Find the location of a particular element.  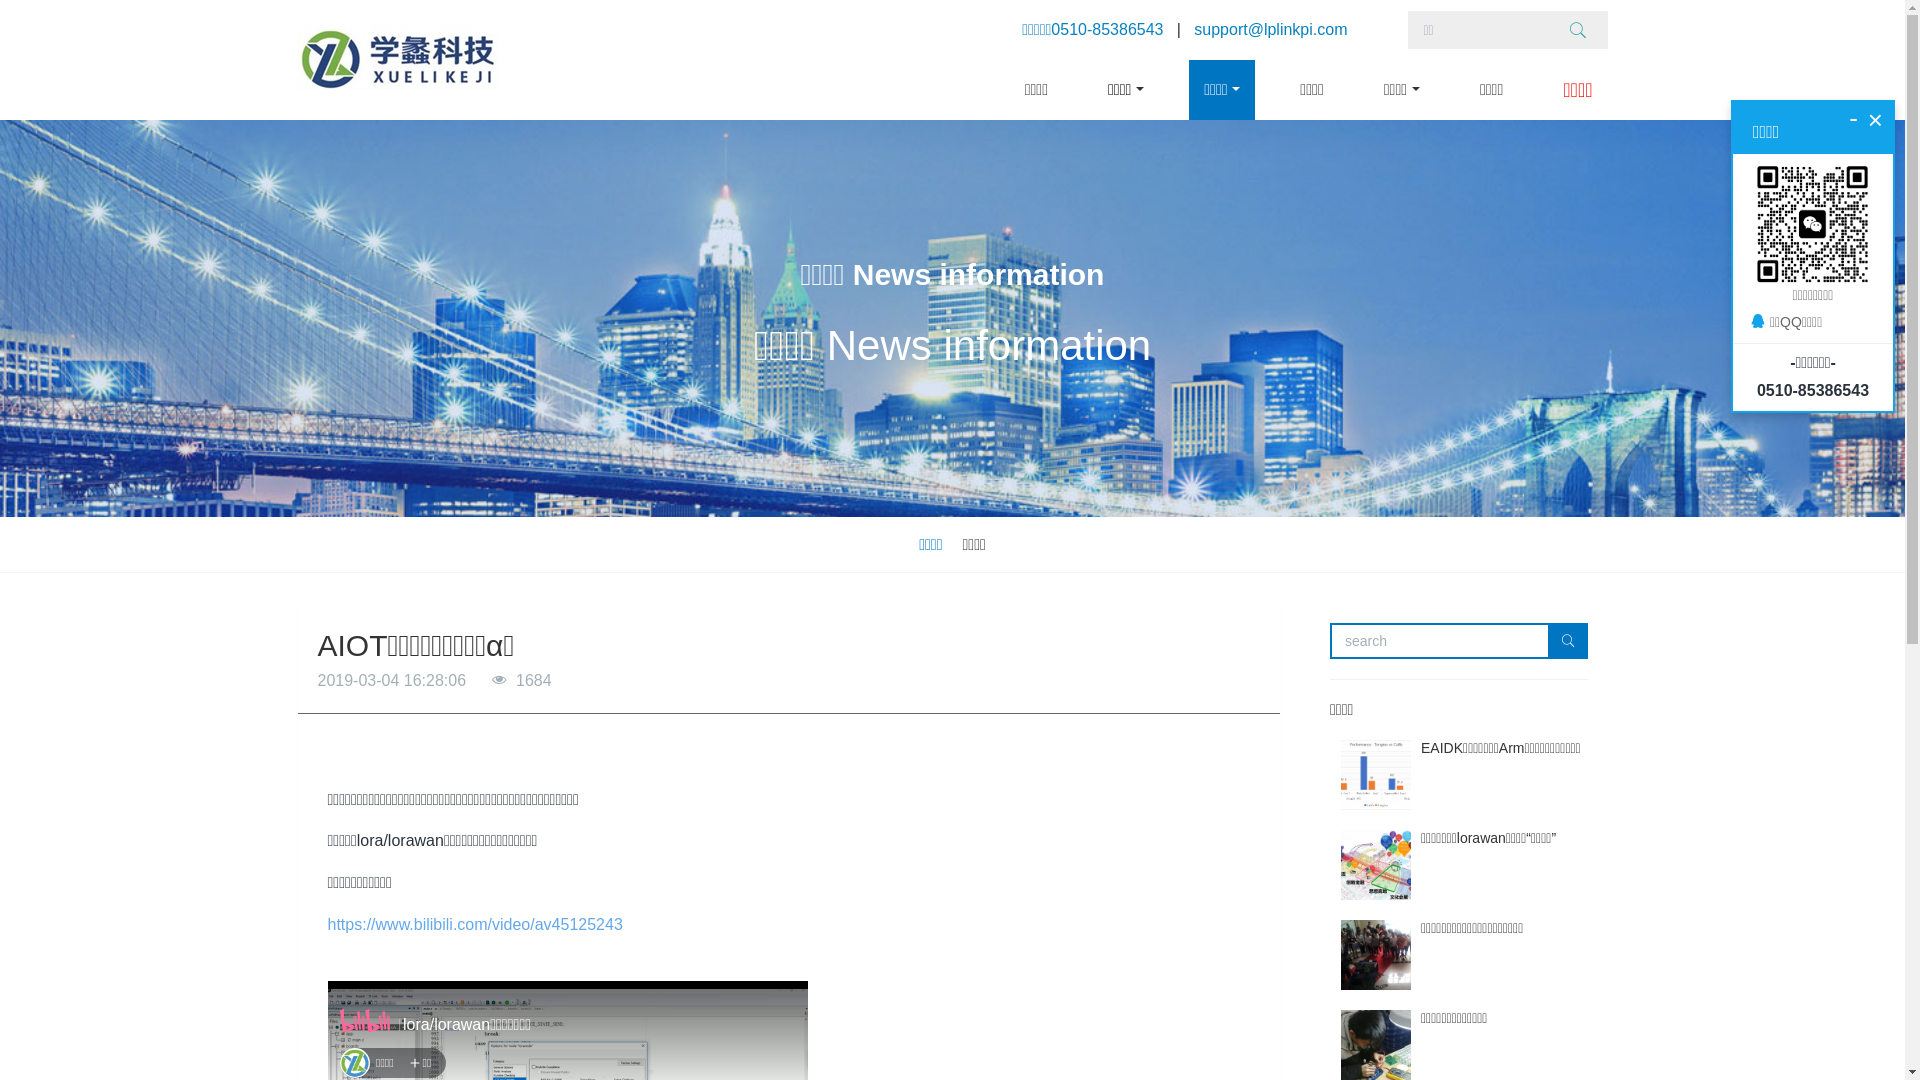

'-' is located at coordinates (1852, 118).